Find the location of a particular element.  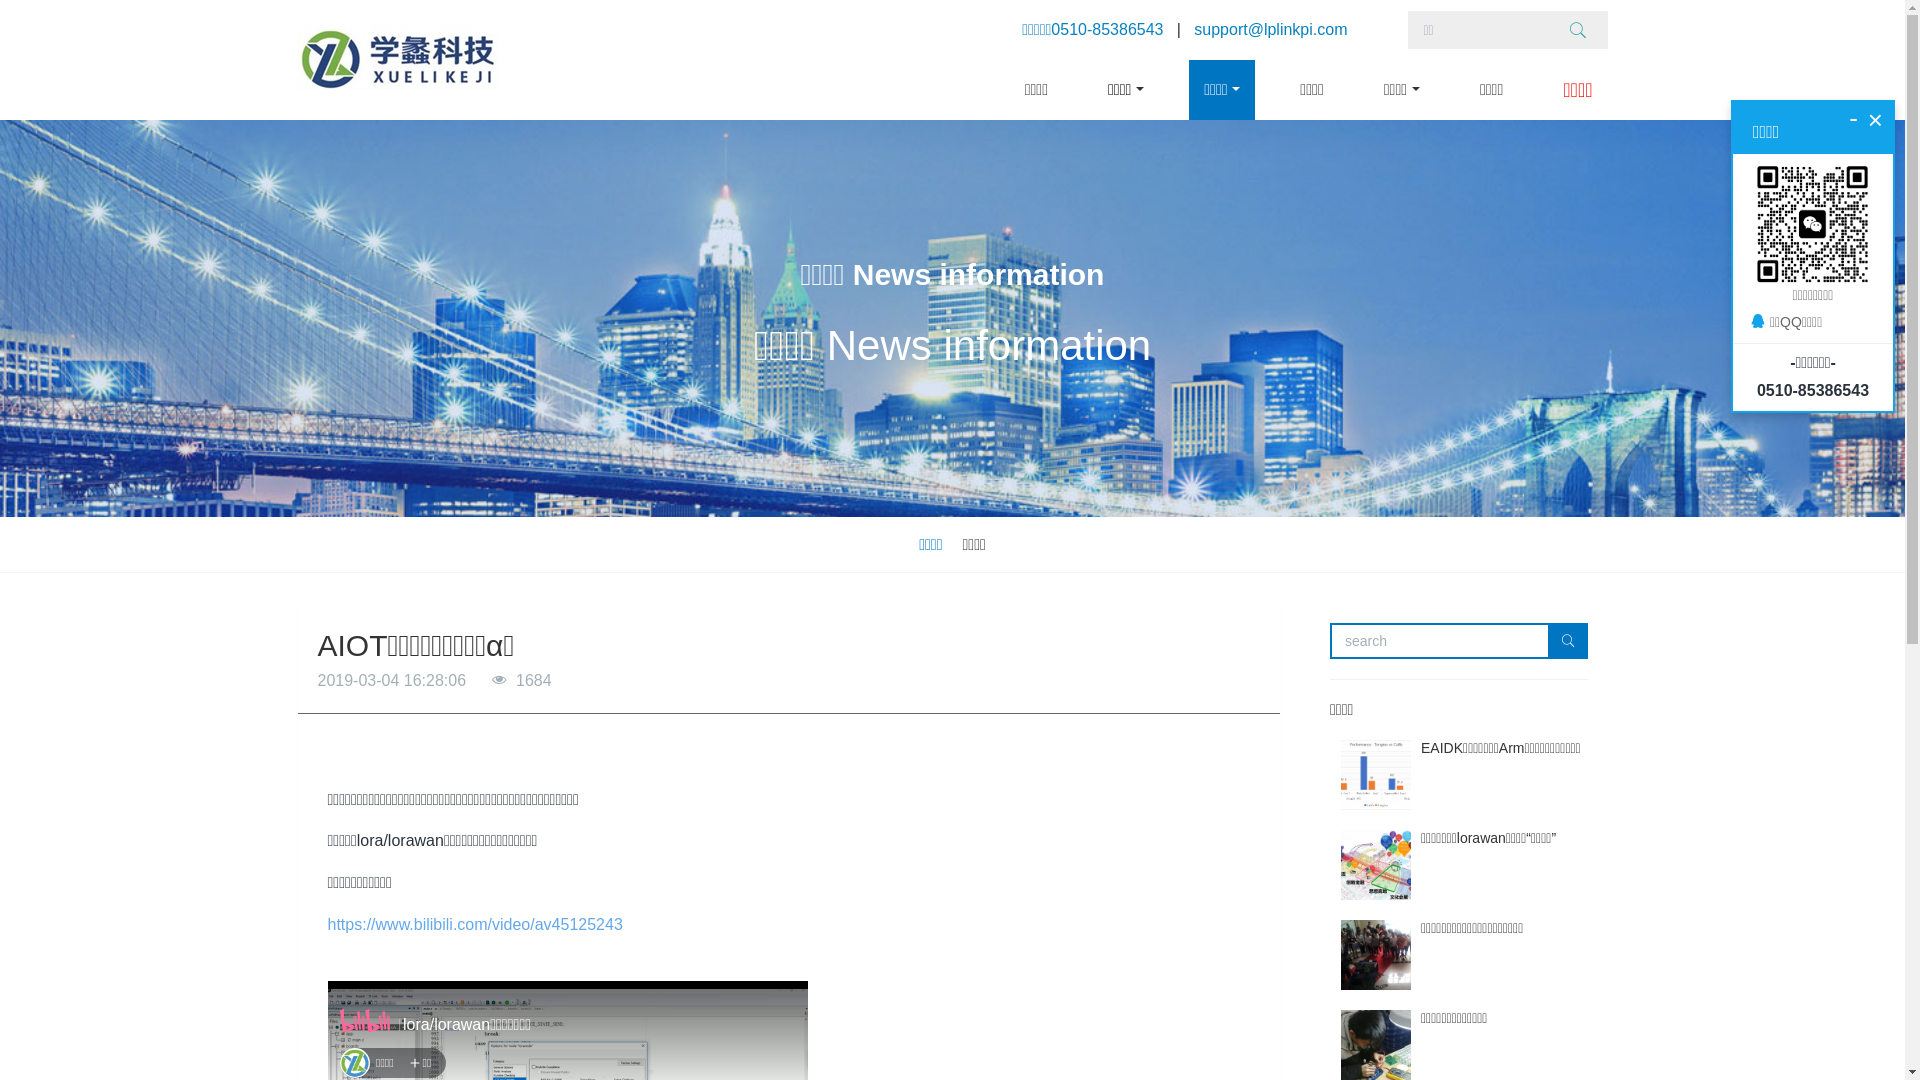

'-' is located at coordinates (1852, 118).